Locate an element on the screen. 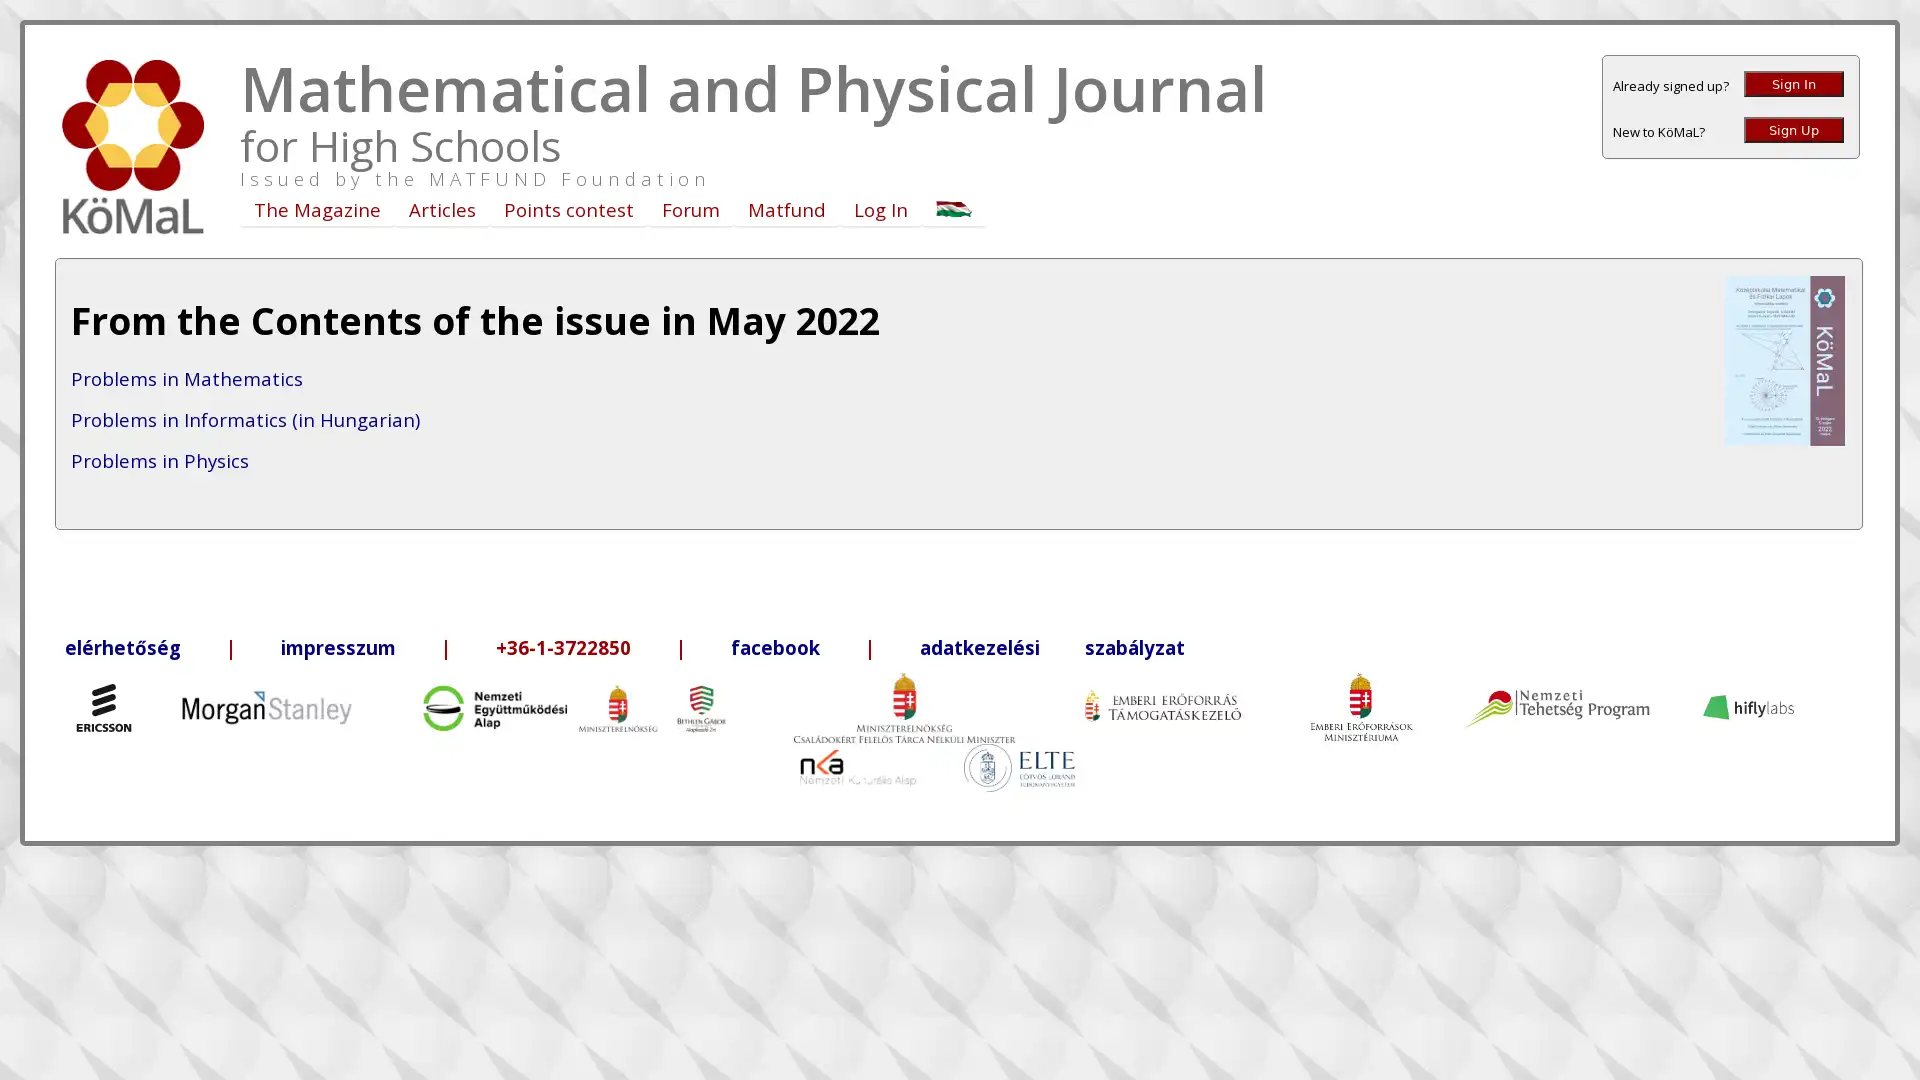 The height and width of the screenshot is (1080, 1920). Sign Up is located at coordinates (1794, 130).